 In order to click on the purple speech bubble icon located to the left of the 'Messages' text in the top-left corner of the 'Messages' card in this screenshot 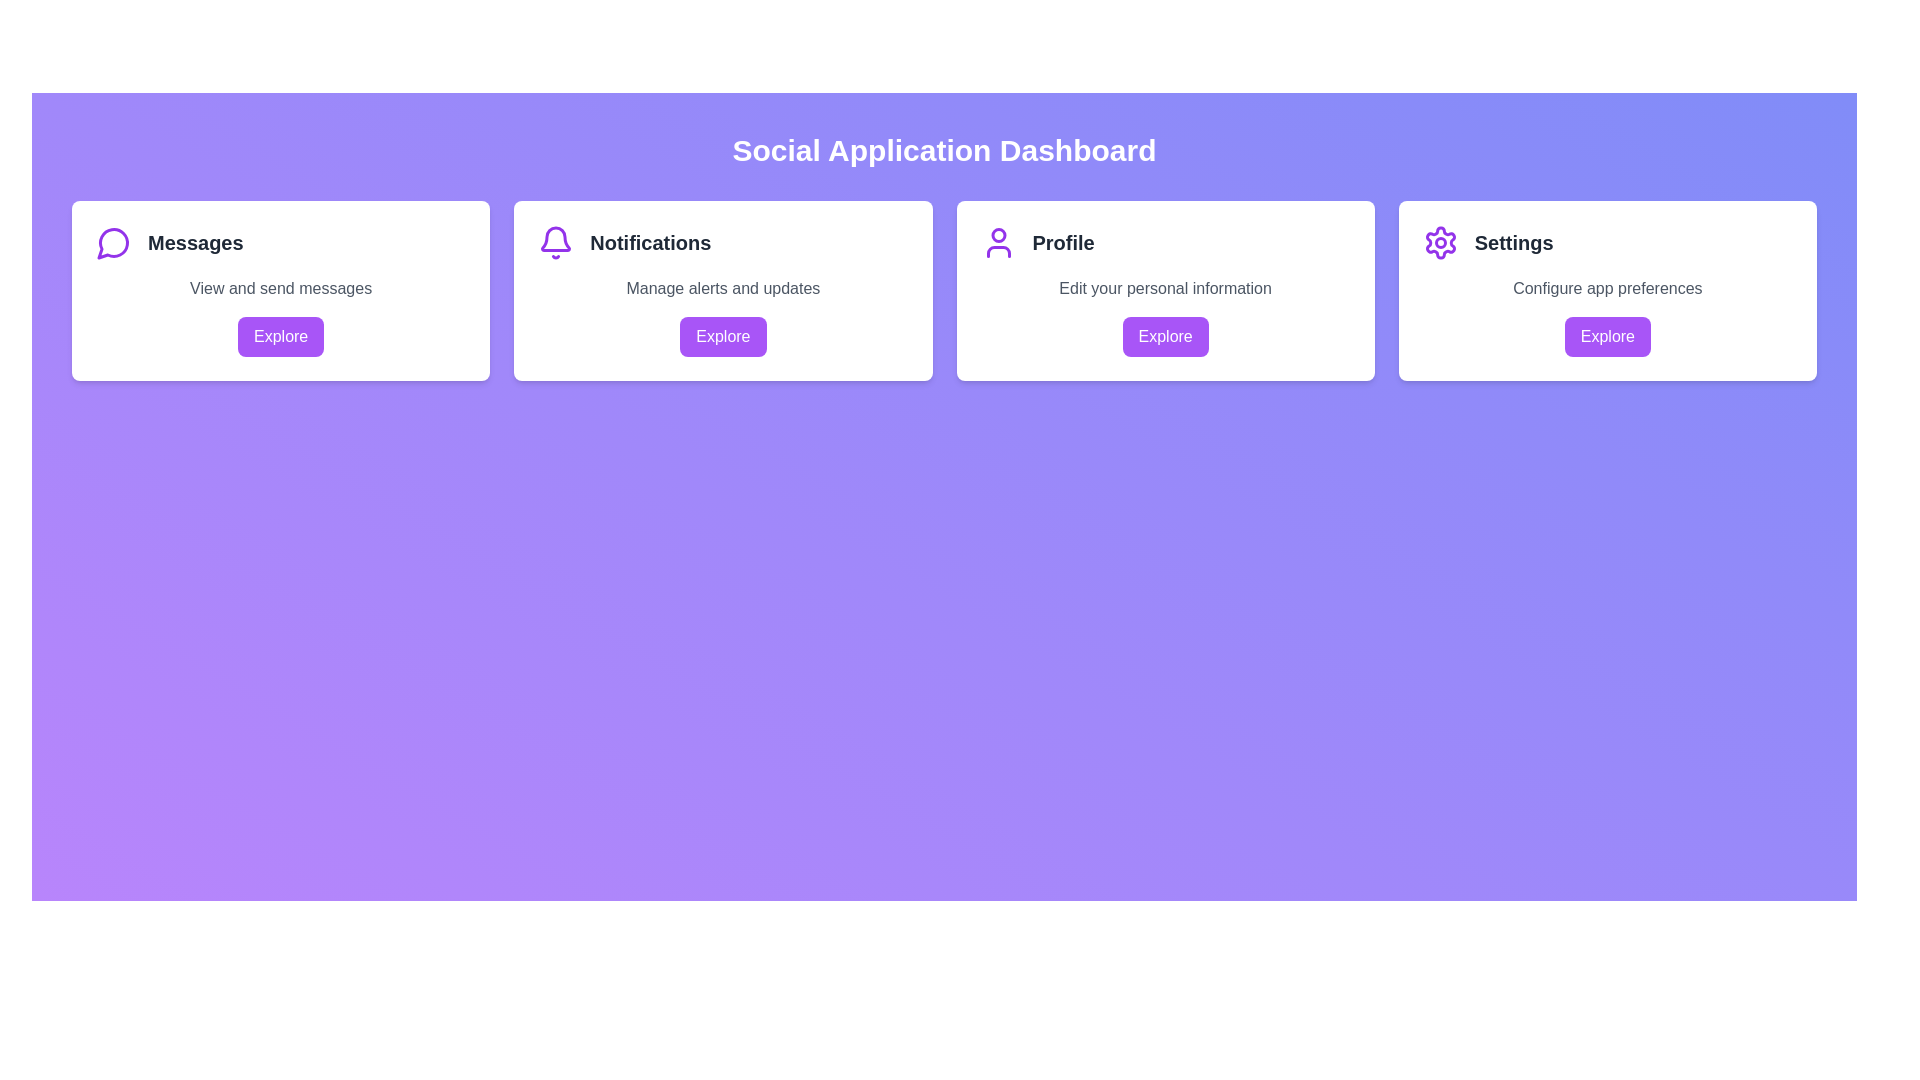, I will do `click(113, 242)`.